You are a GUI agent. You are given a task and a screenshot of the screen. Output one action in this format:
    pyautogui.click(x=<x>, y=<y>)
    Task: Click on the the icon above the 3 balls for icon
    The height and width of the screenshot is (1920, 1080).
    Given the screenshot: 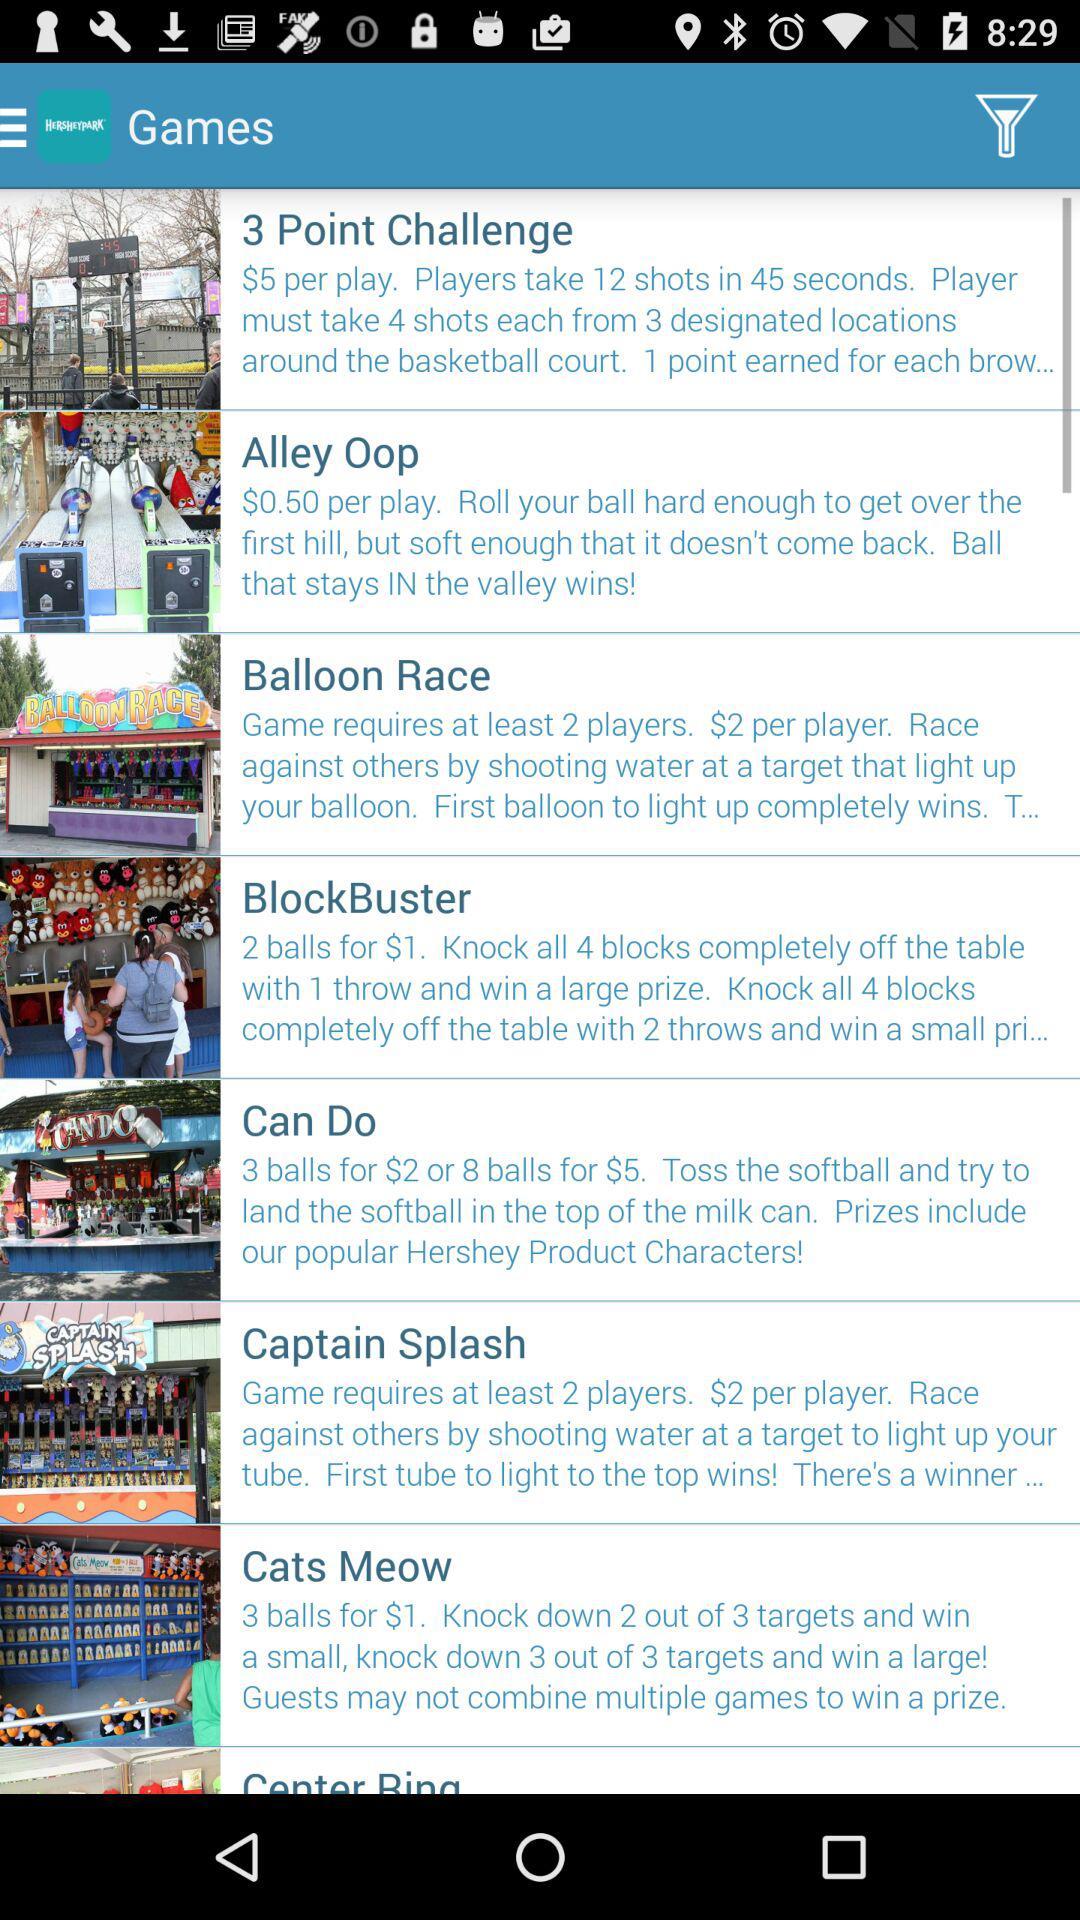 What is the action you would take?
    pyautogui.click(x=650, y=1117)
    